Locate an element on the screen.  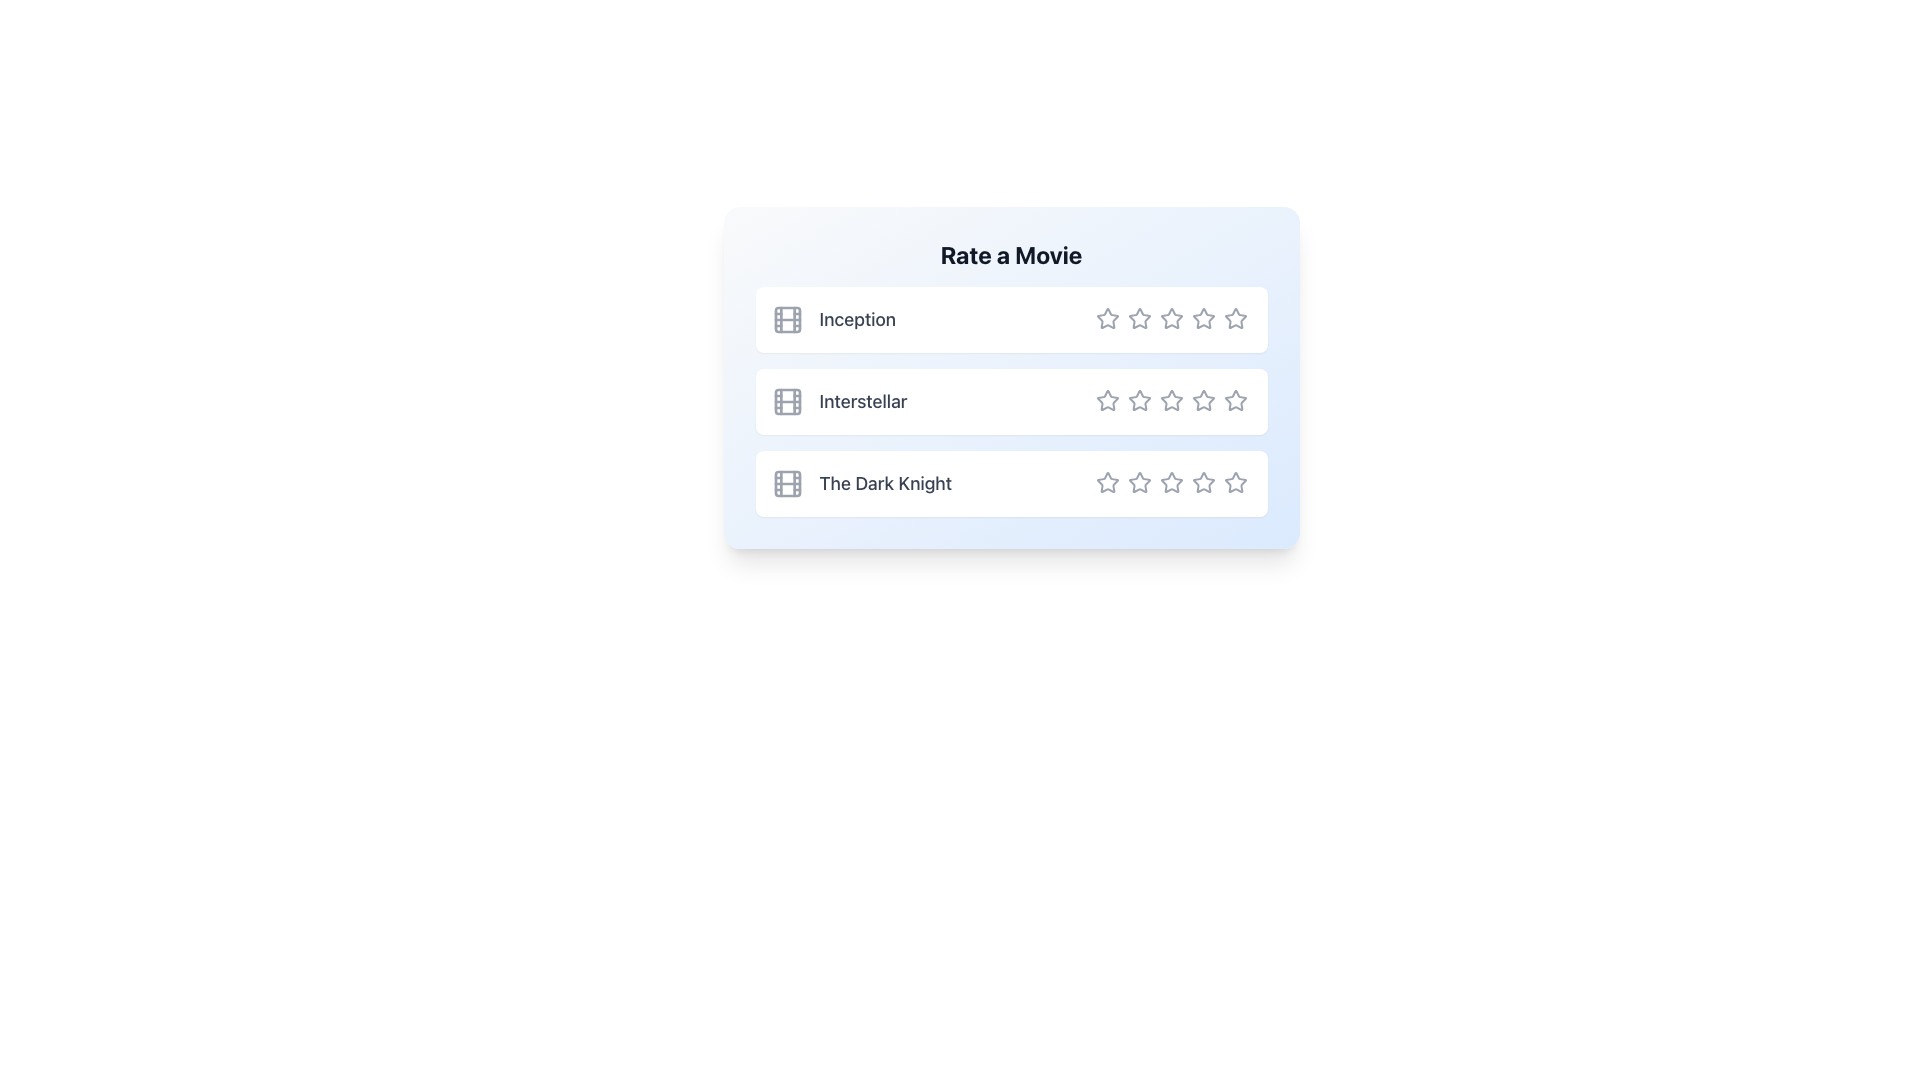
the fifth star rating icon for 'The Dark Knight' is located at coordinates (1234, 482).